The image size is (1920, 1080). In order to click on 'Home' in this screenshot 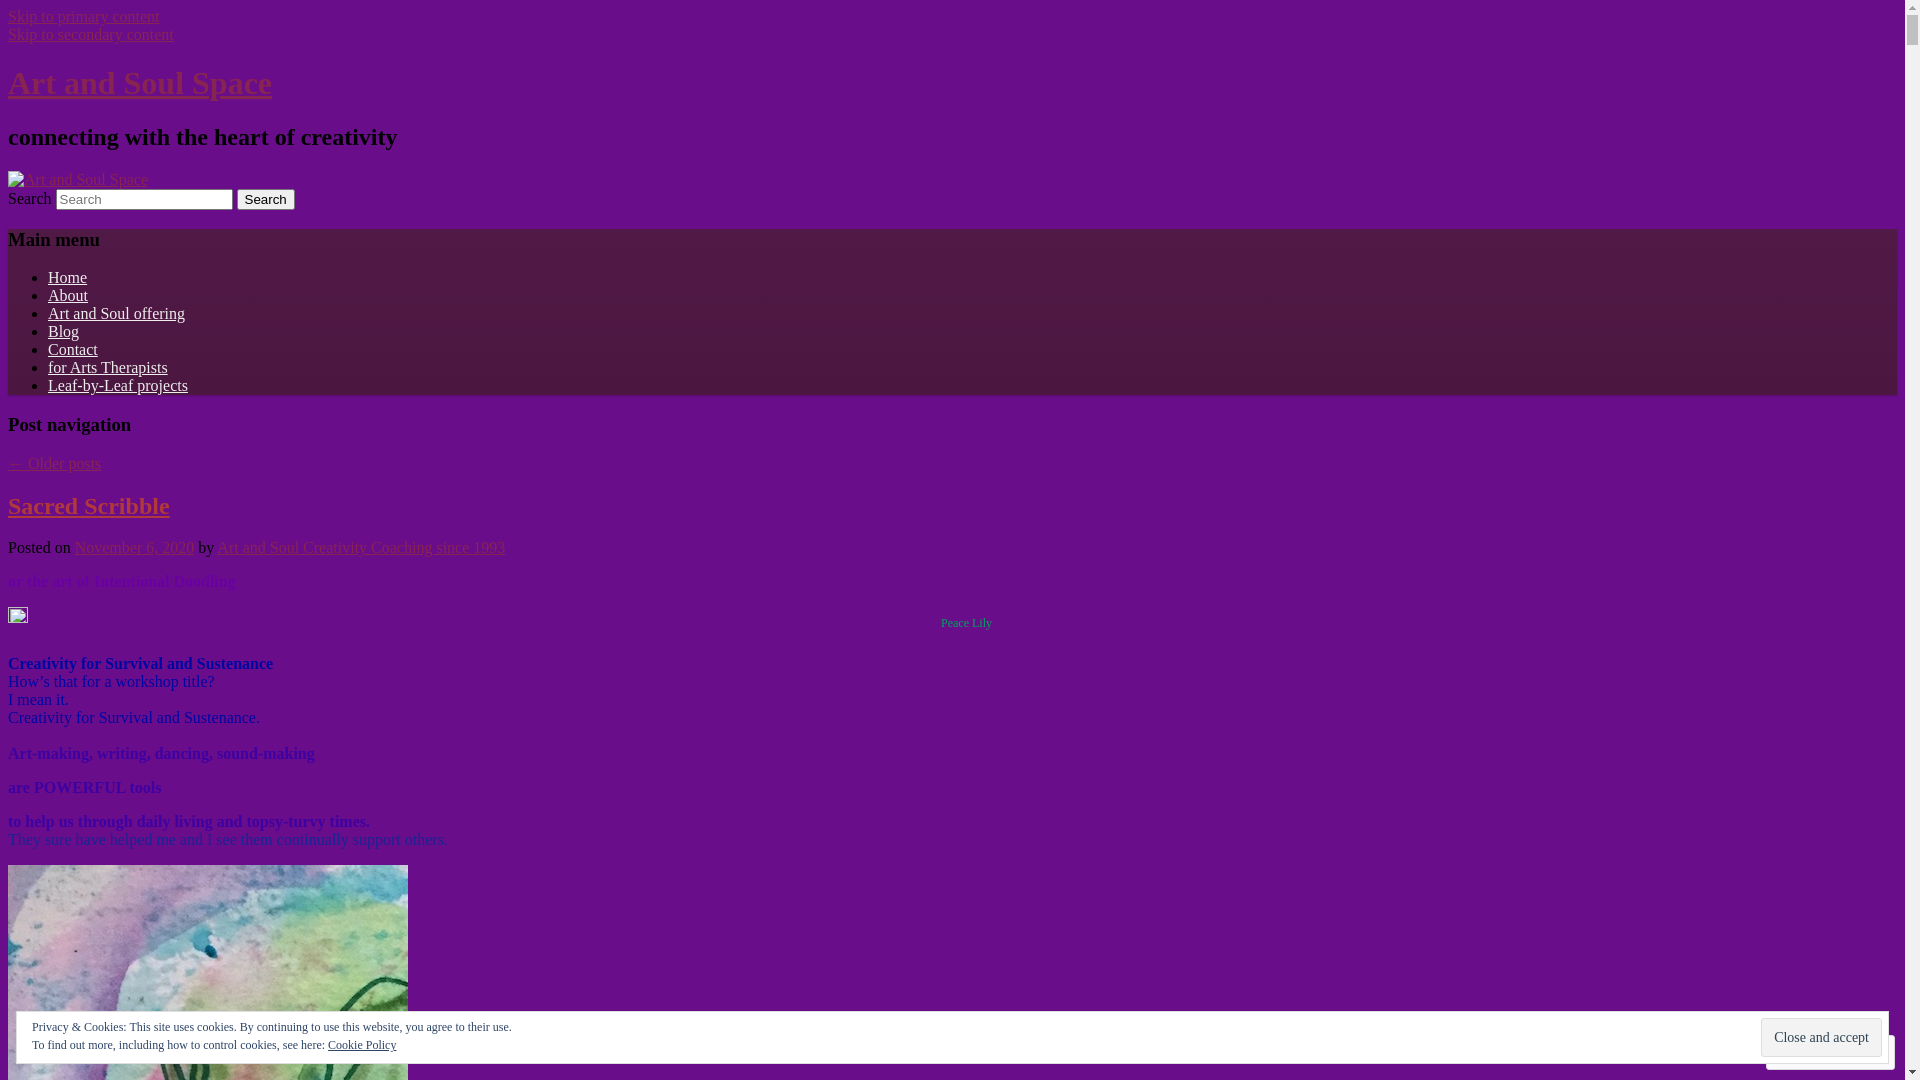, I will do `click(67, 277)`.